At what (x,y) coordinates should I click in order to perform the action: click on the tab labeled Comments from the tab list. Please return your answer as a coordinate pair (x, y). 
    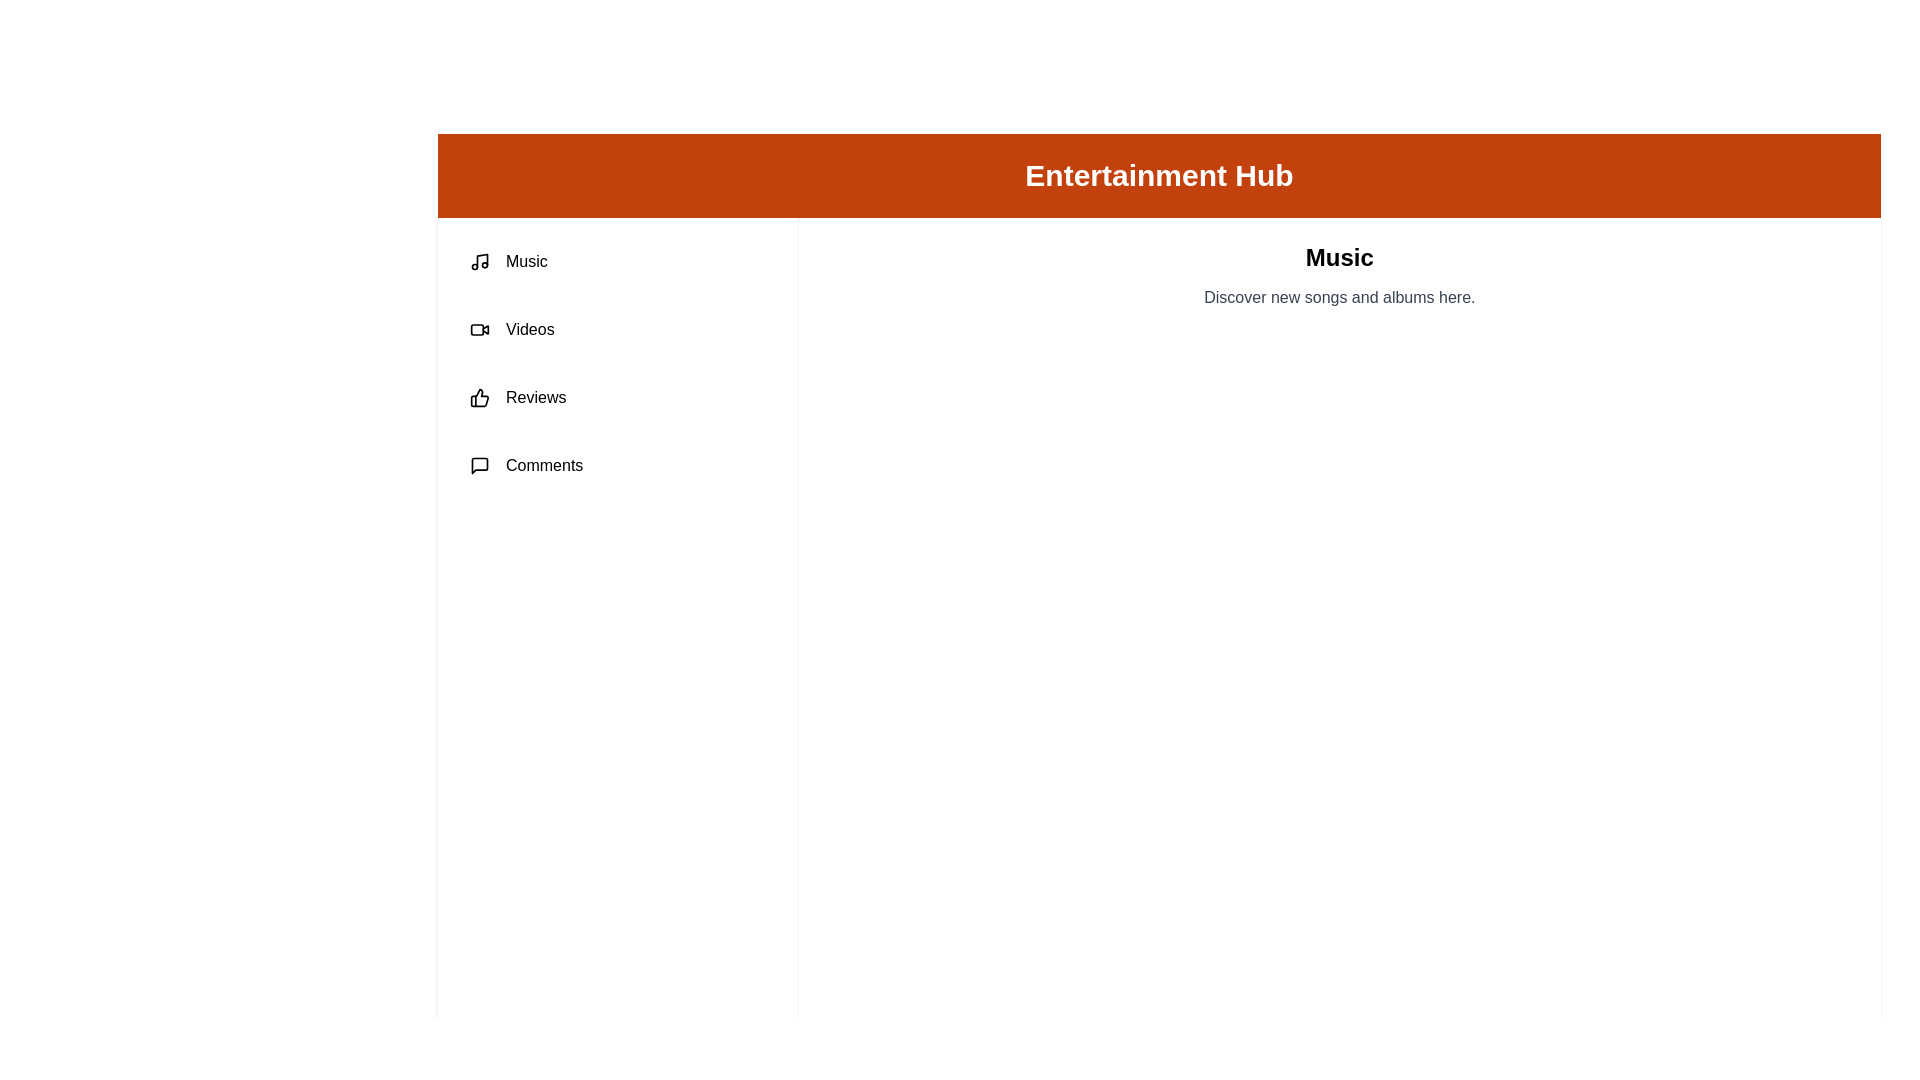
    Looking at the image, I should click on (617, 466).